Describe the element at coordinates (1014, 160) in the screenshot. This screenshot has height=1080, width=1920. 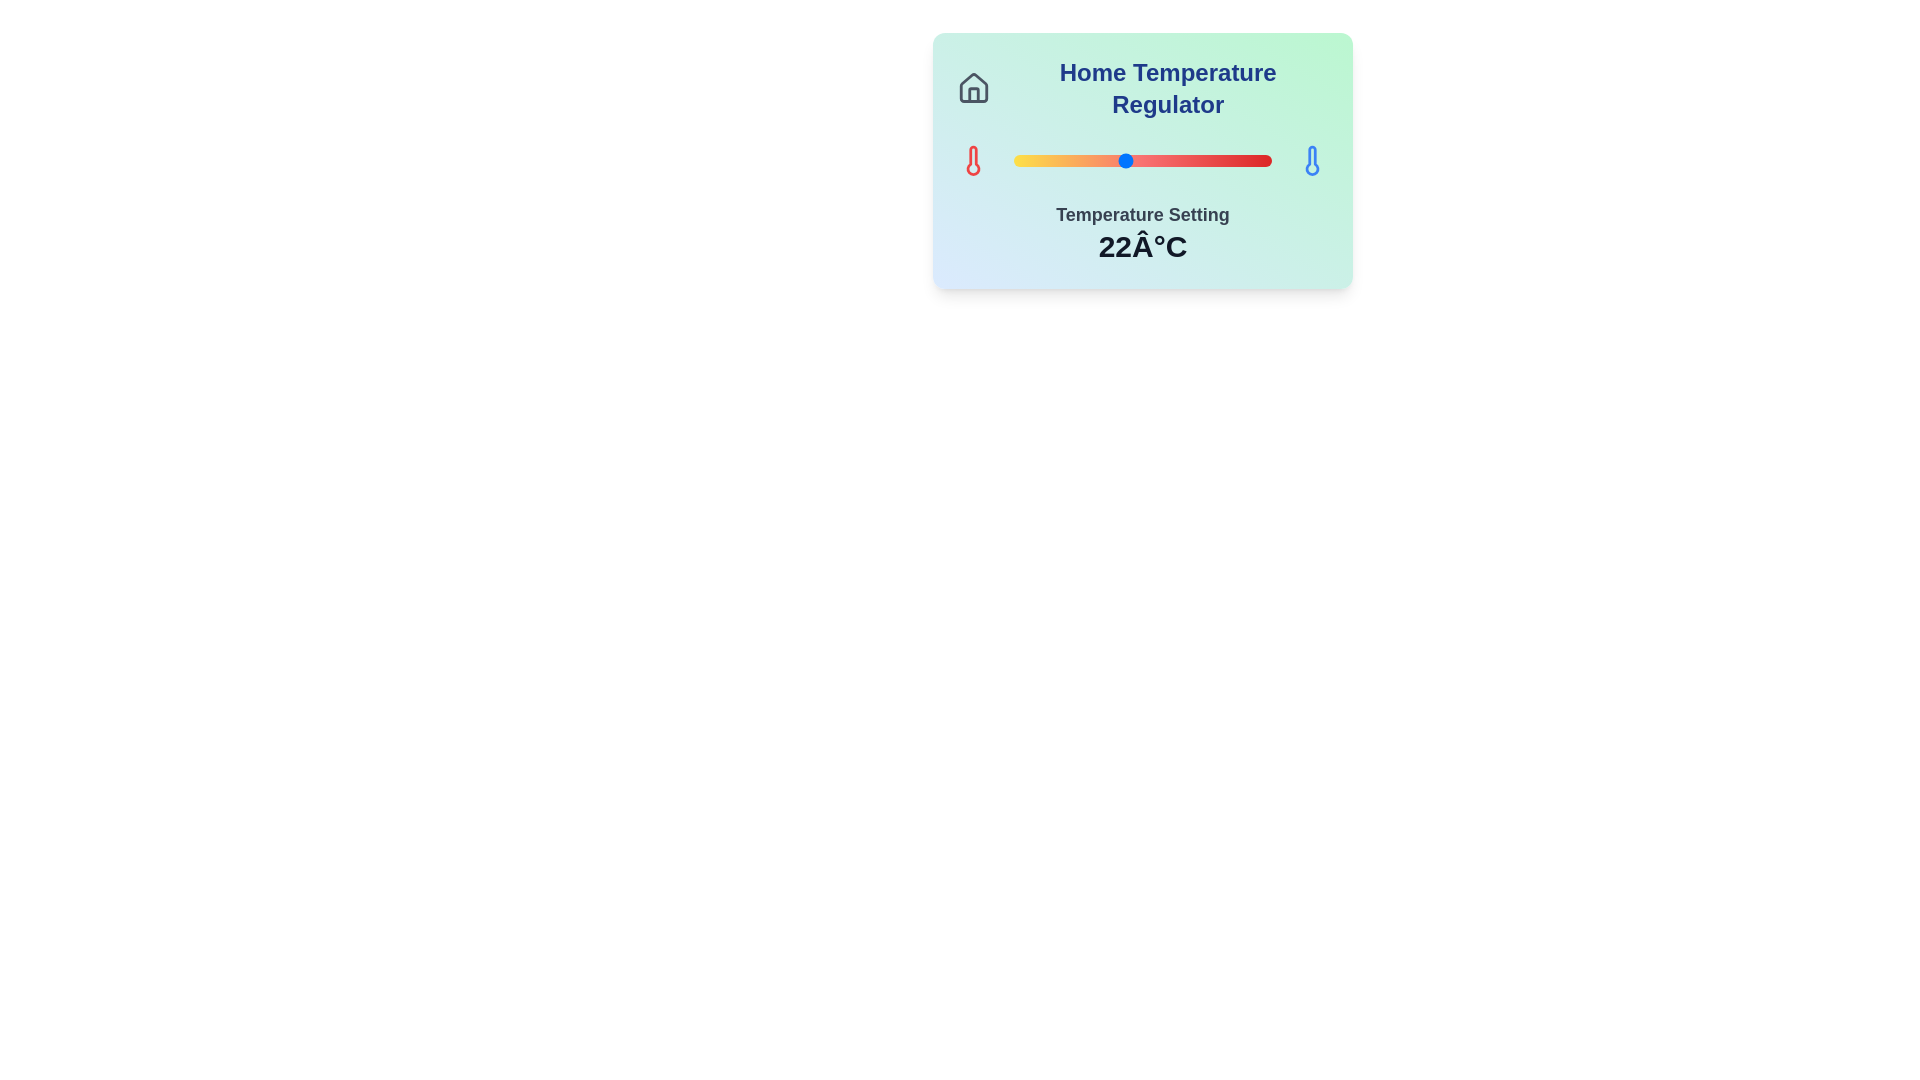
I see `the temperature to 16°C using the slider` at that location.